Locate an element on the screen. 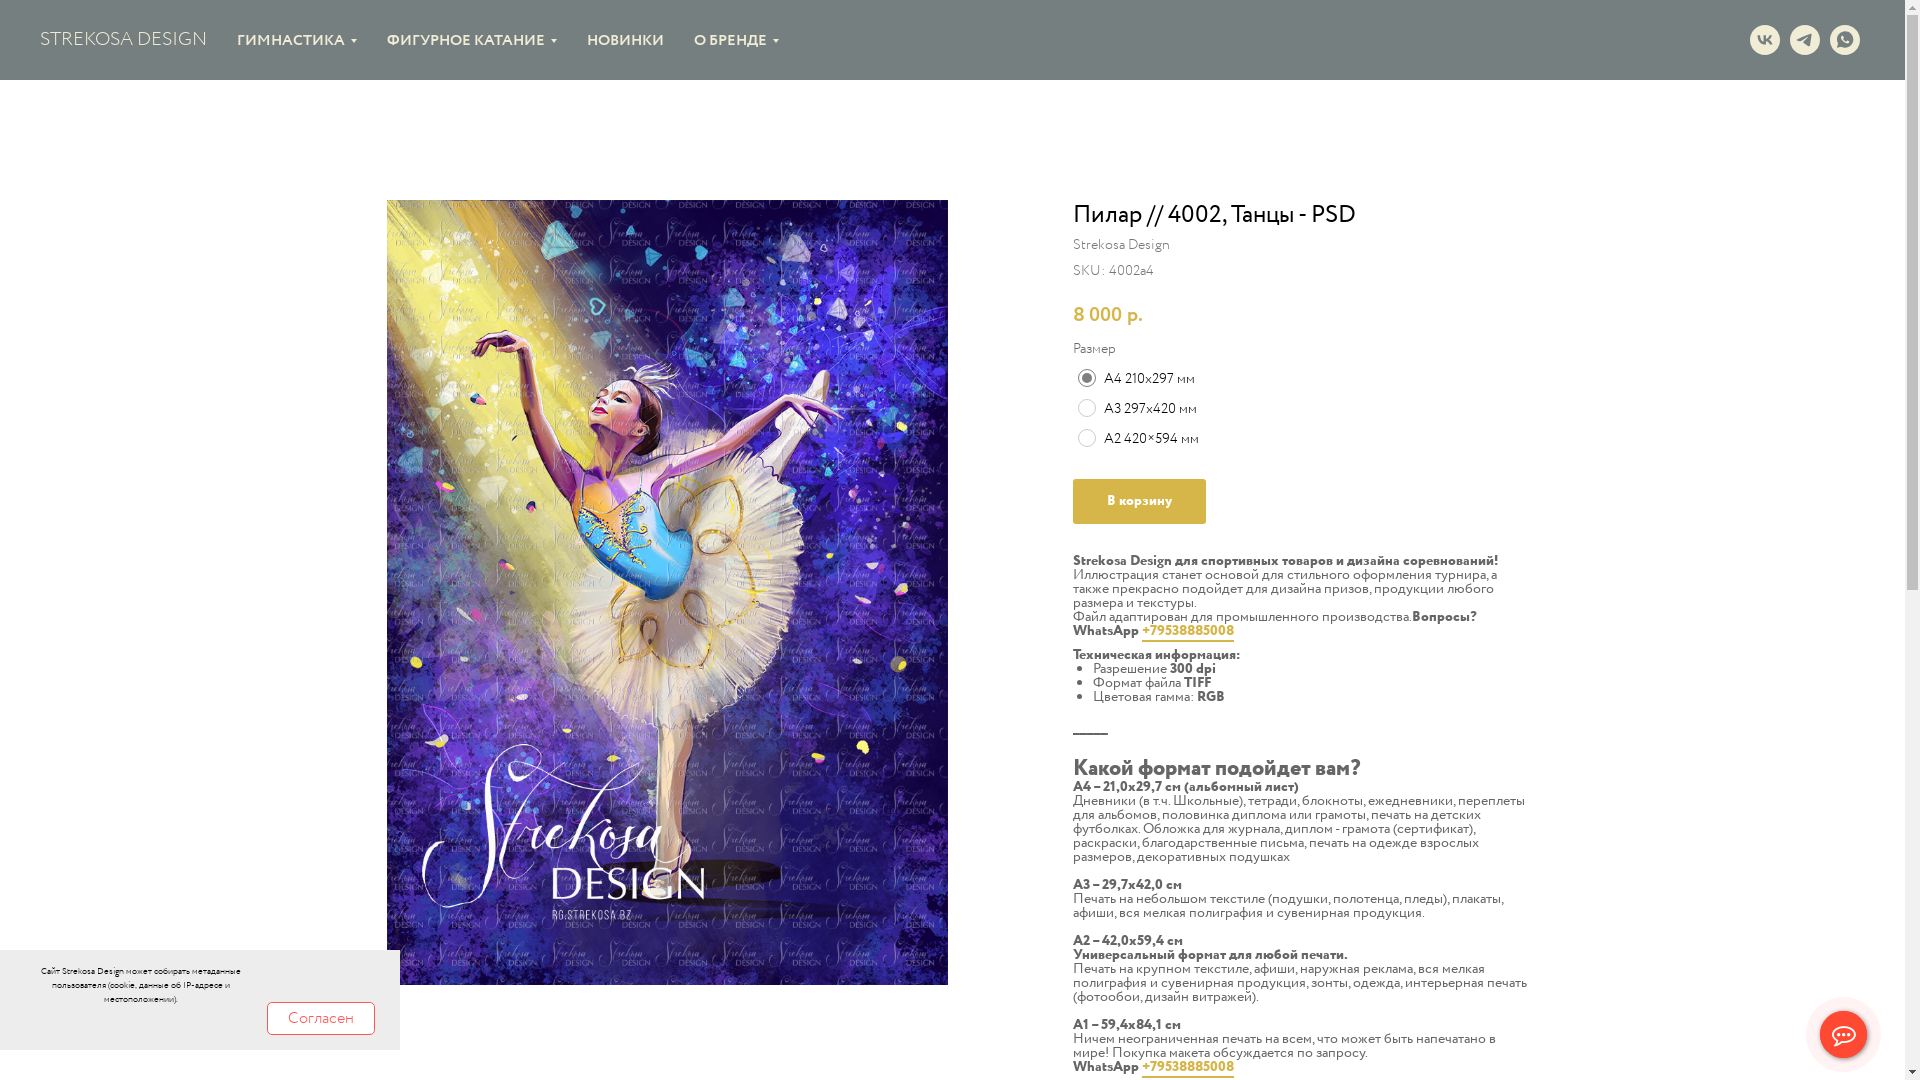 The width and height of the screenshot is (1920, 1080). '+79538885008' is located at coordinates (1142, 1066).